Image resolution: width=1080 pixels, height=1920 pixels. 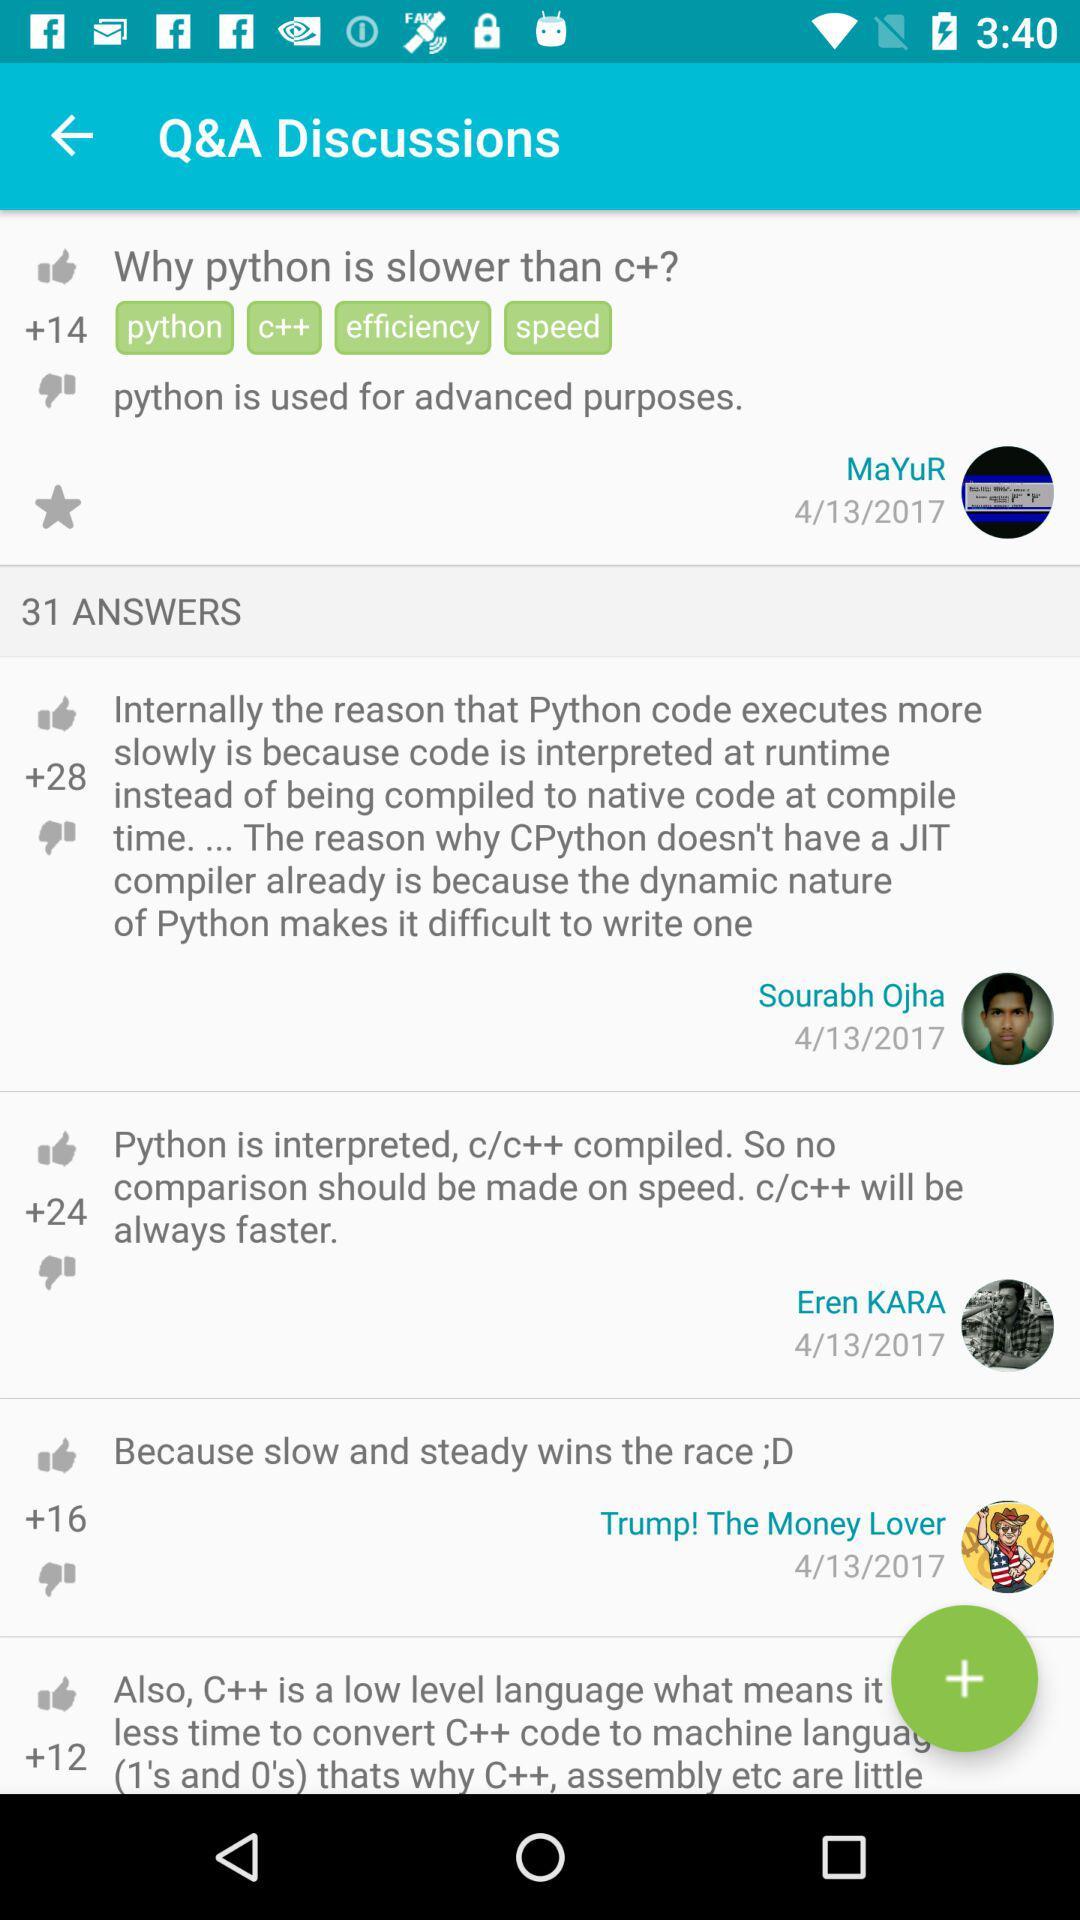 What do you see at coordinates (55, 1578) in the screenshot?
I see `thumbs down` at bounding box center [55, 1578].